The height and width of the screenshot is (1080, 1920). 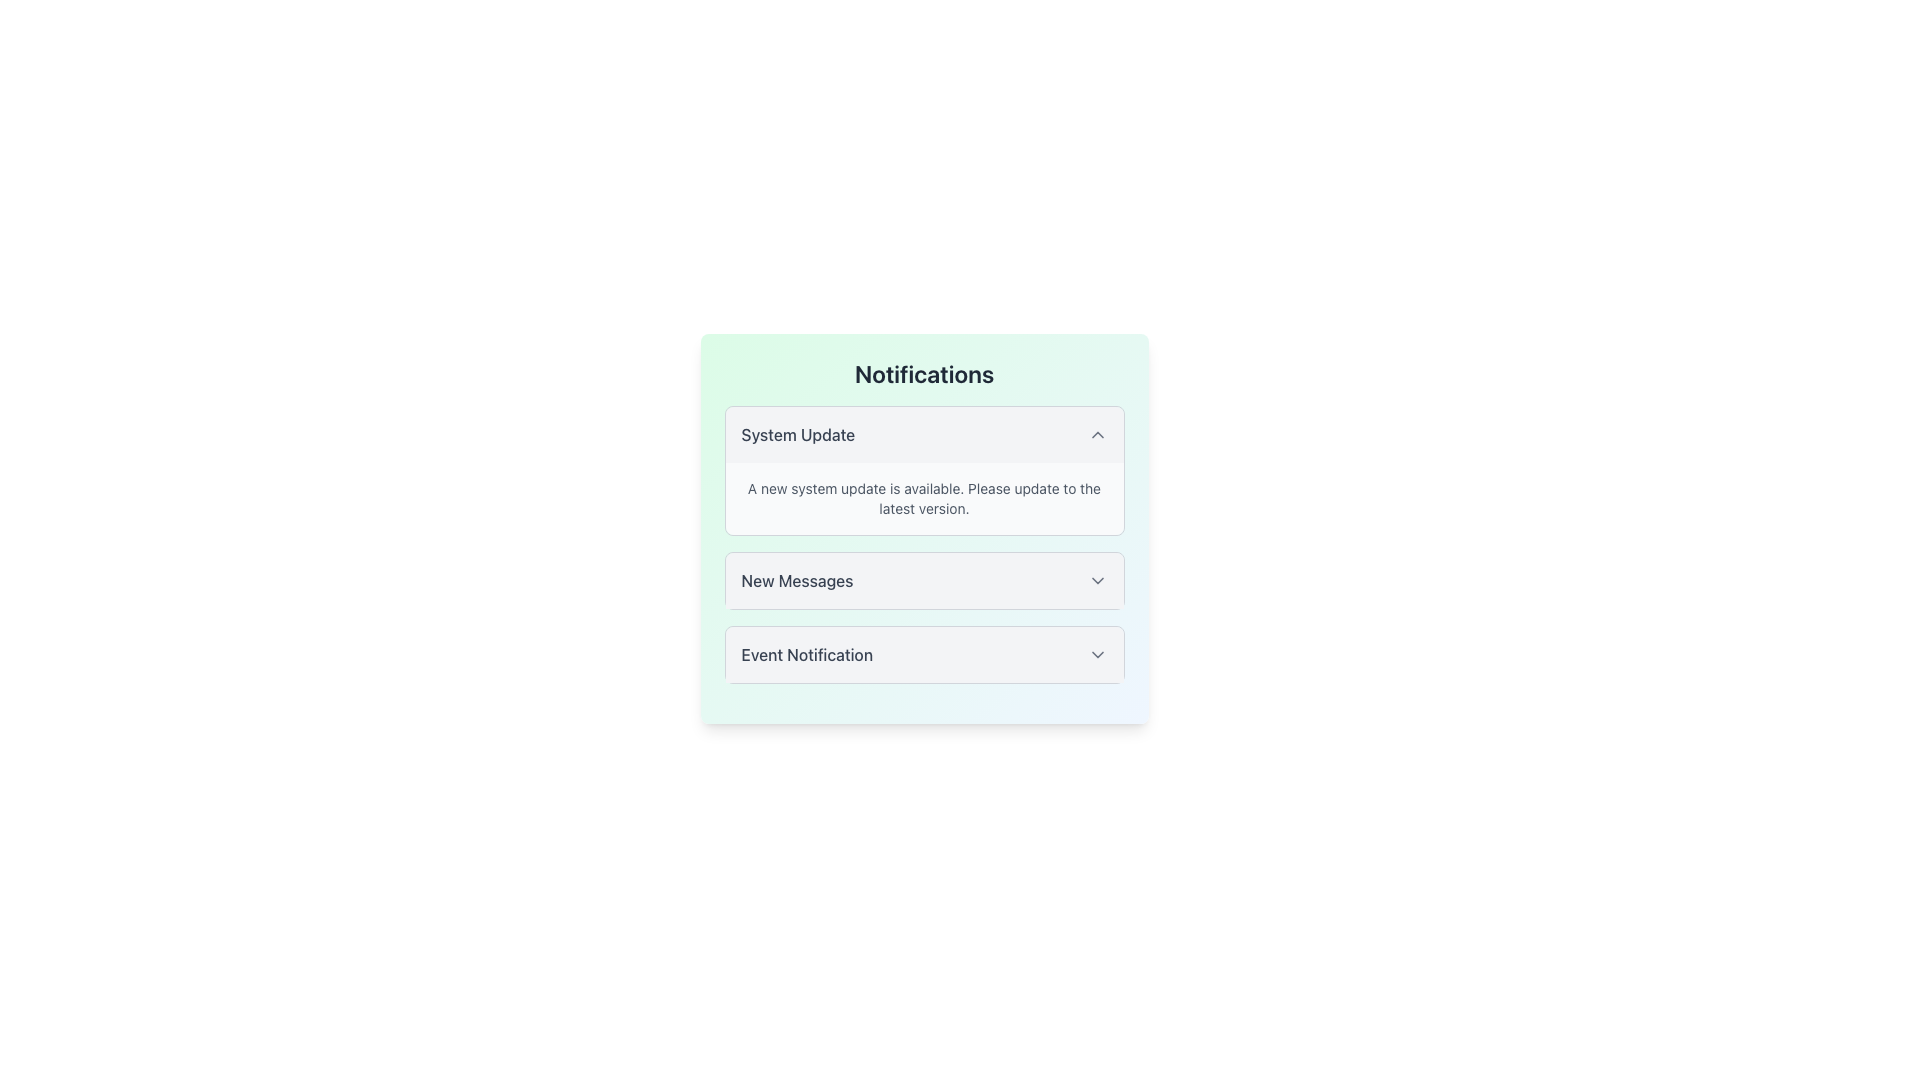 What do you see at coordinates (923, 527) in the screenshot?
I see `the first notification component titled 'System Update' within the expandable card section` at bounding box center [923, 527].